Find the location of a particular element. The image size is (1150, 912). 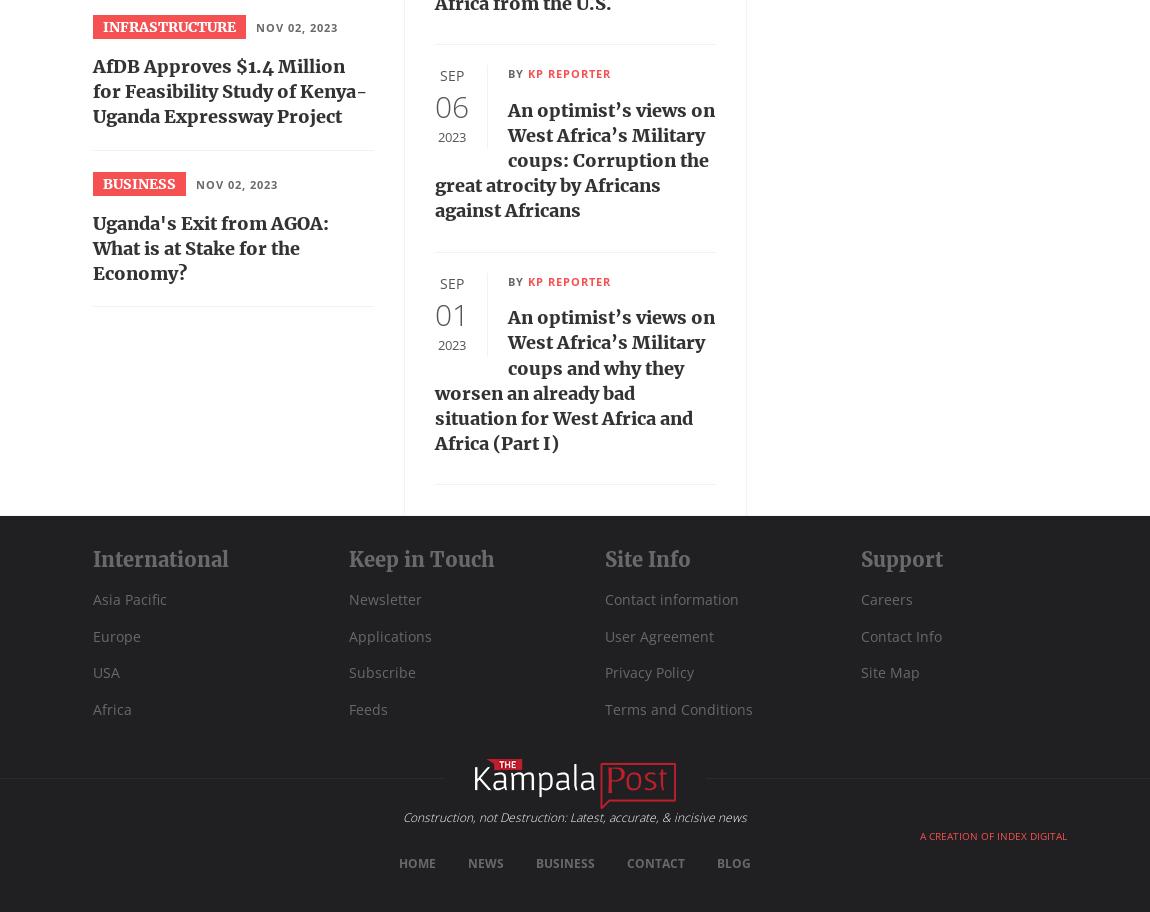

'Europe' is located at coordinates (92, 635).